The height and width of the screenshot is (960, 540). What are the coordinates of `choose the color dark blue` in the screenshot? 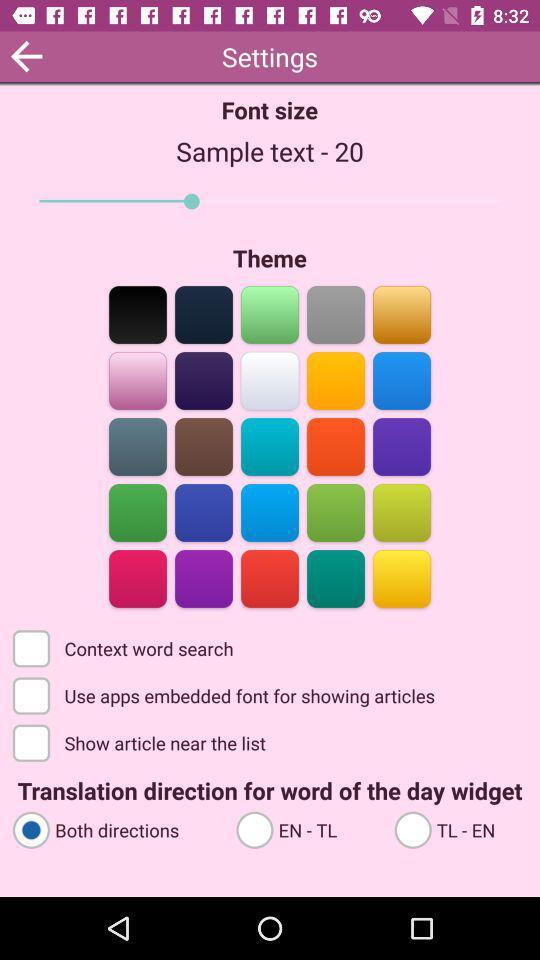 It's located at (203, 313).